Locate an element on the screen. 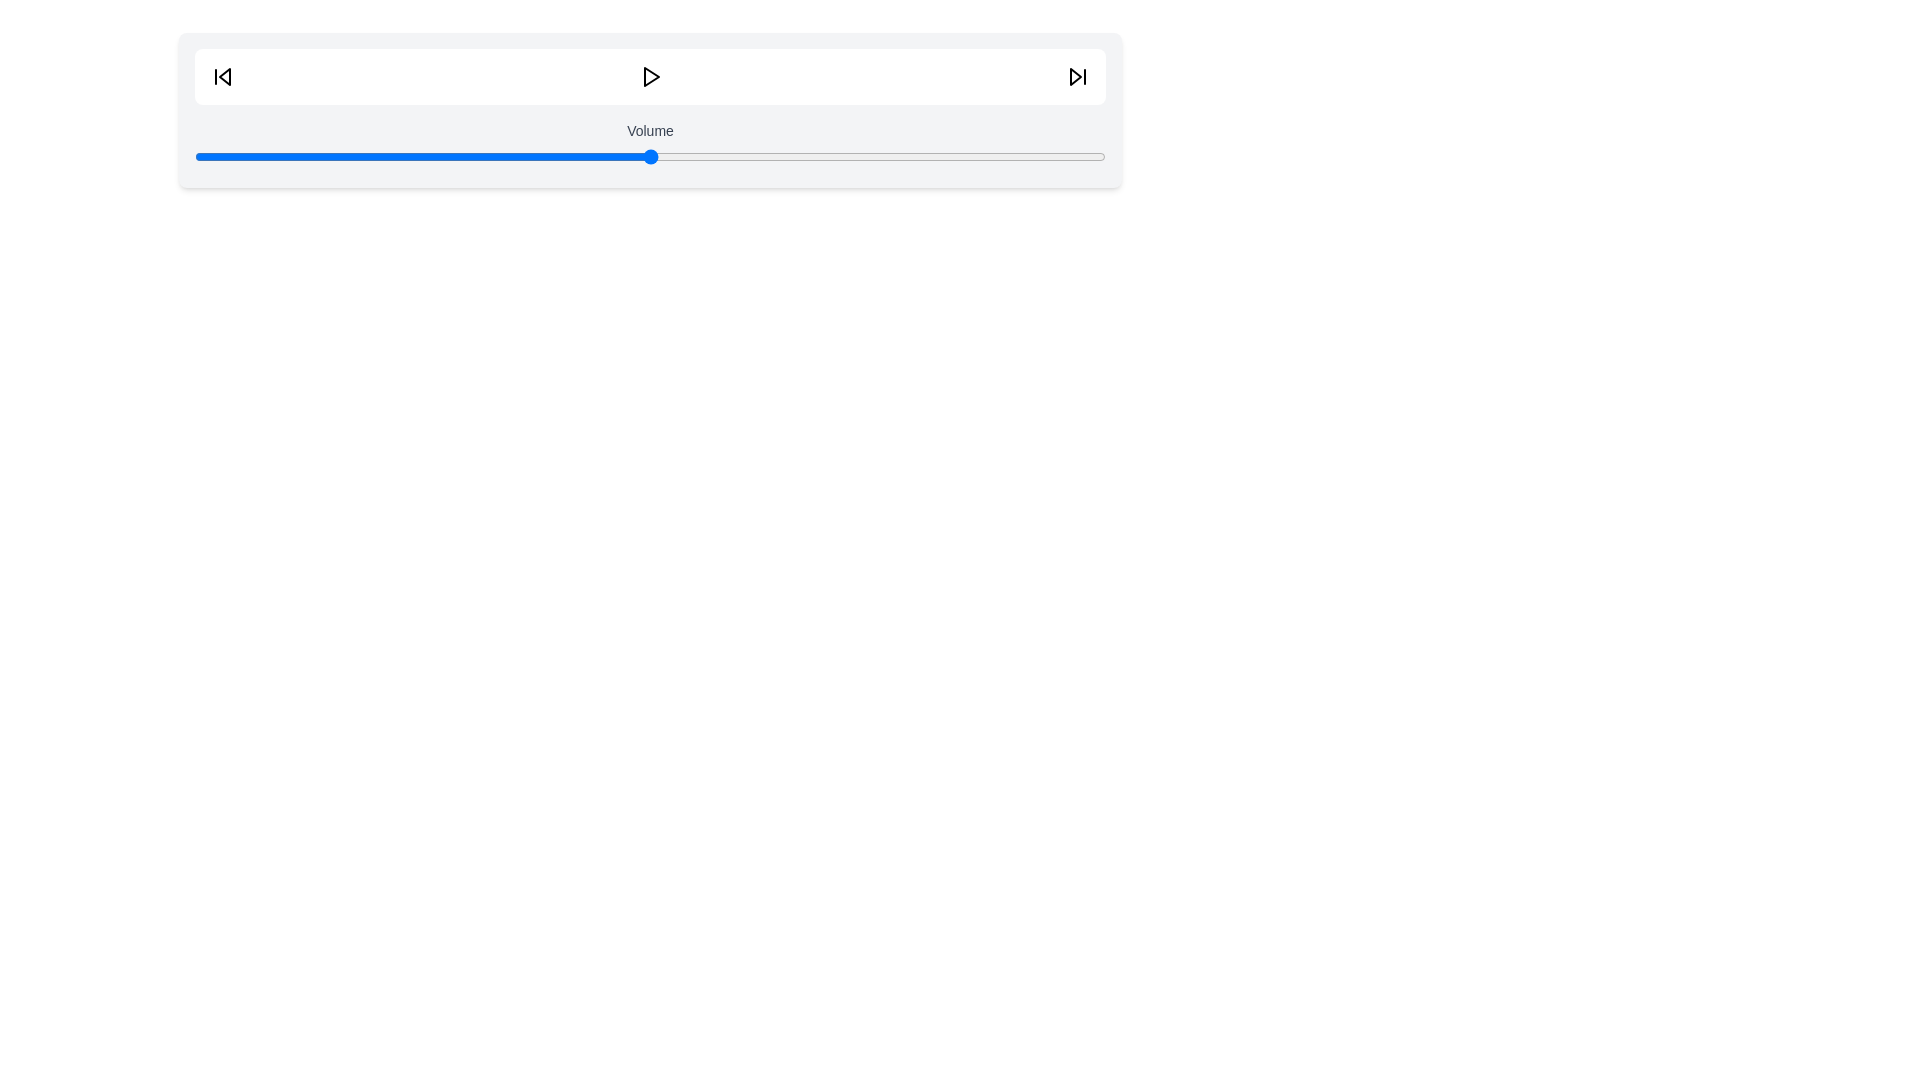  the backward navigation button, which is a triangular-shaped icon with a vertical line to its left, located at the top left of the media control interface is located at coordinates (222, 76).